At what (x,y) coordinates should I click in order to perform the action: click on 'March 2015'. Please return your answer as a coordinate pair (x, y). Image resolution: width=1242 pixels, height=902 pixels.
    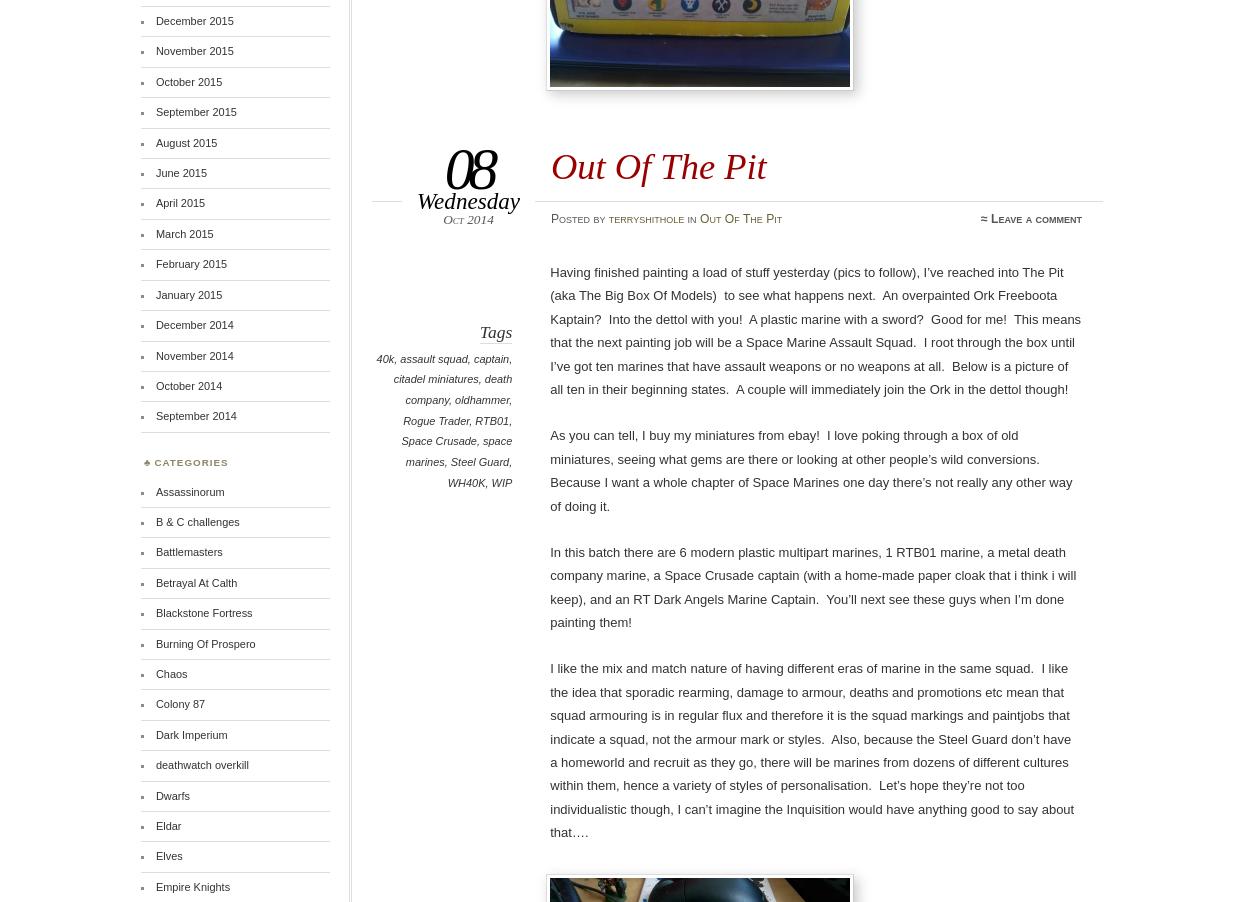
    Looking at the image, I should click on (182, 232).